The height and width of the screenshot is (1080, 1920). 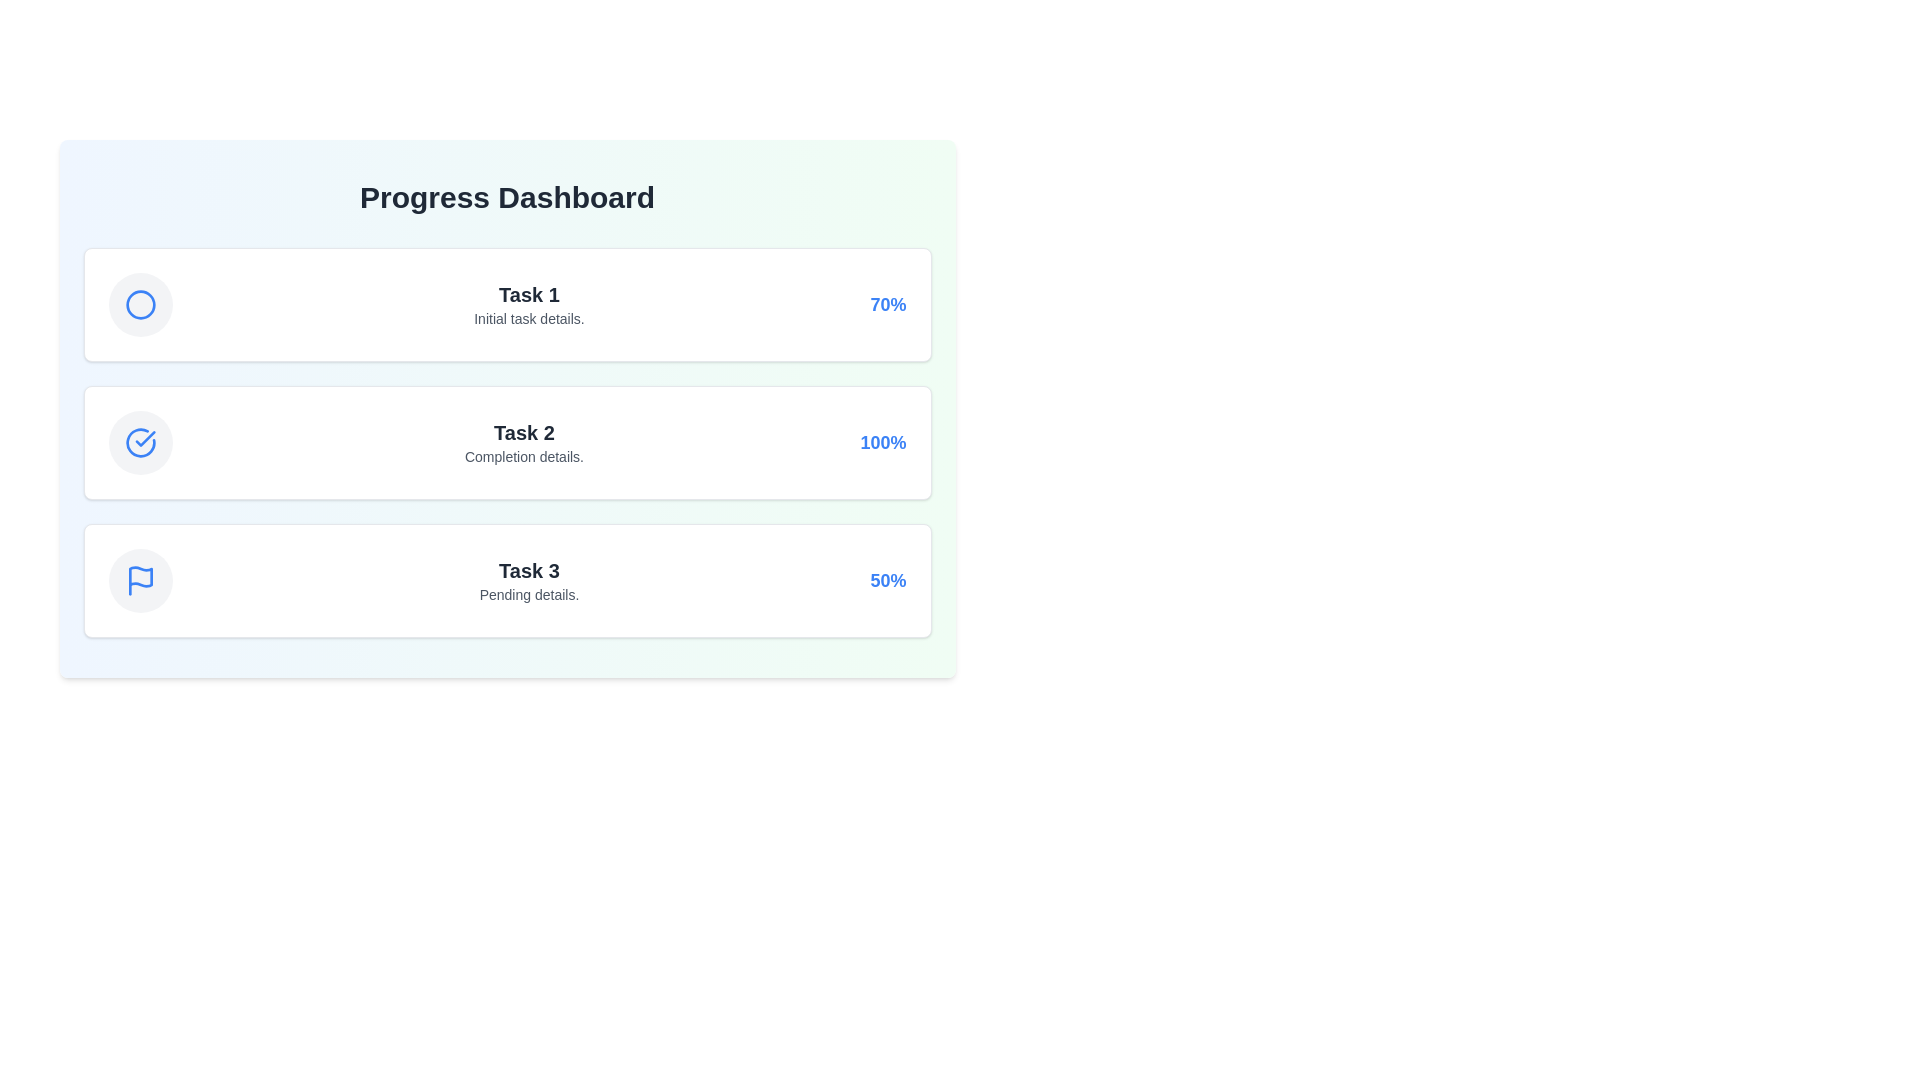 What do you see at coordinates (144, 438) in the screenshot?
I see `the Checkmark icon indicating the completion status of Task 2 in the vertical tasks list` at bounding box center [144, 438].